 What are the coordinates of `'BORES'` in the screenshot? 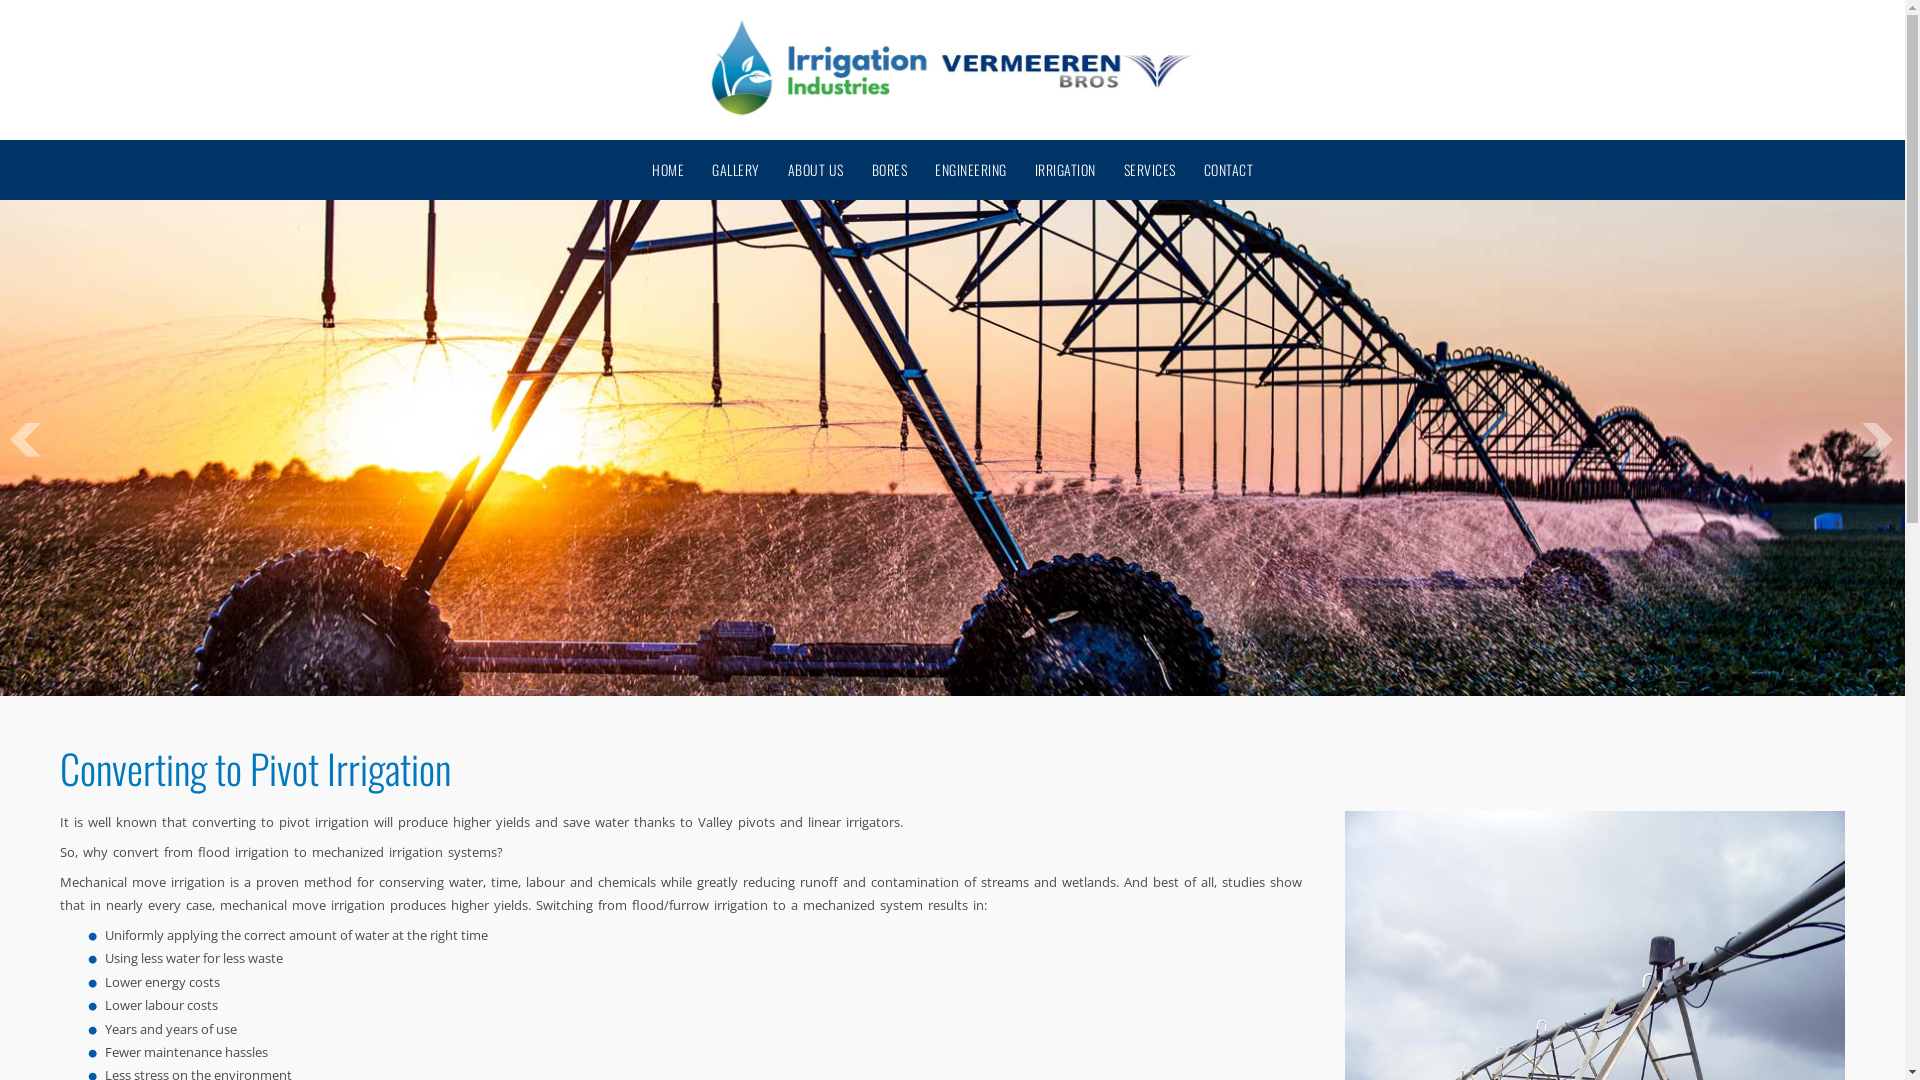 It's located at (888, 168).